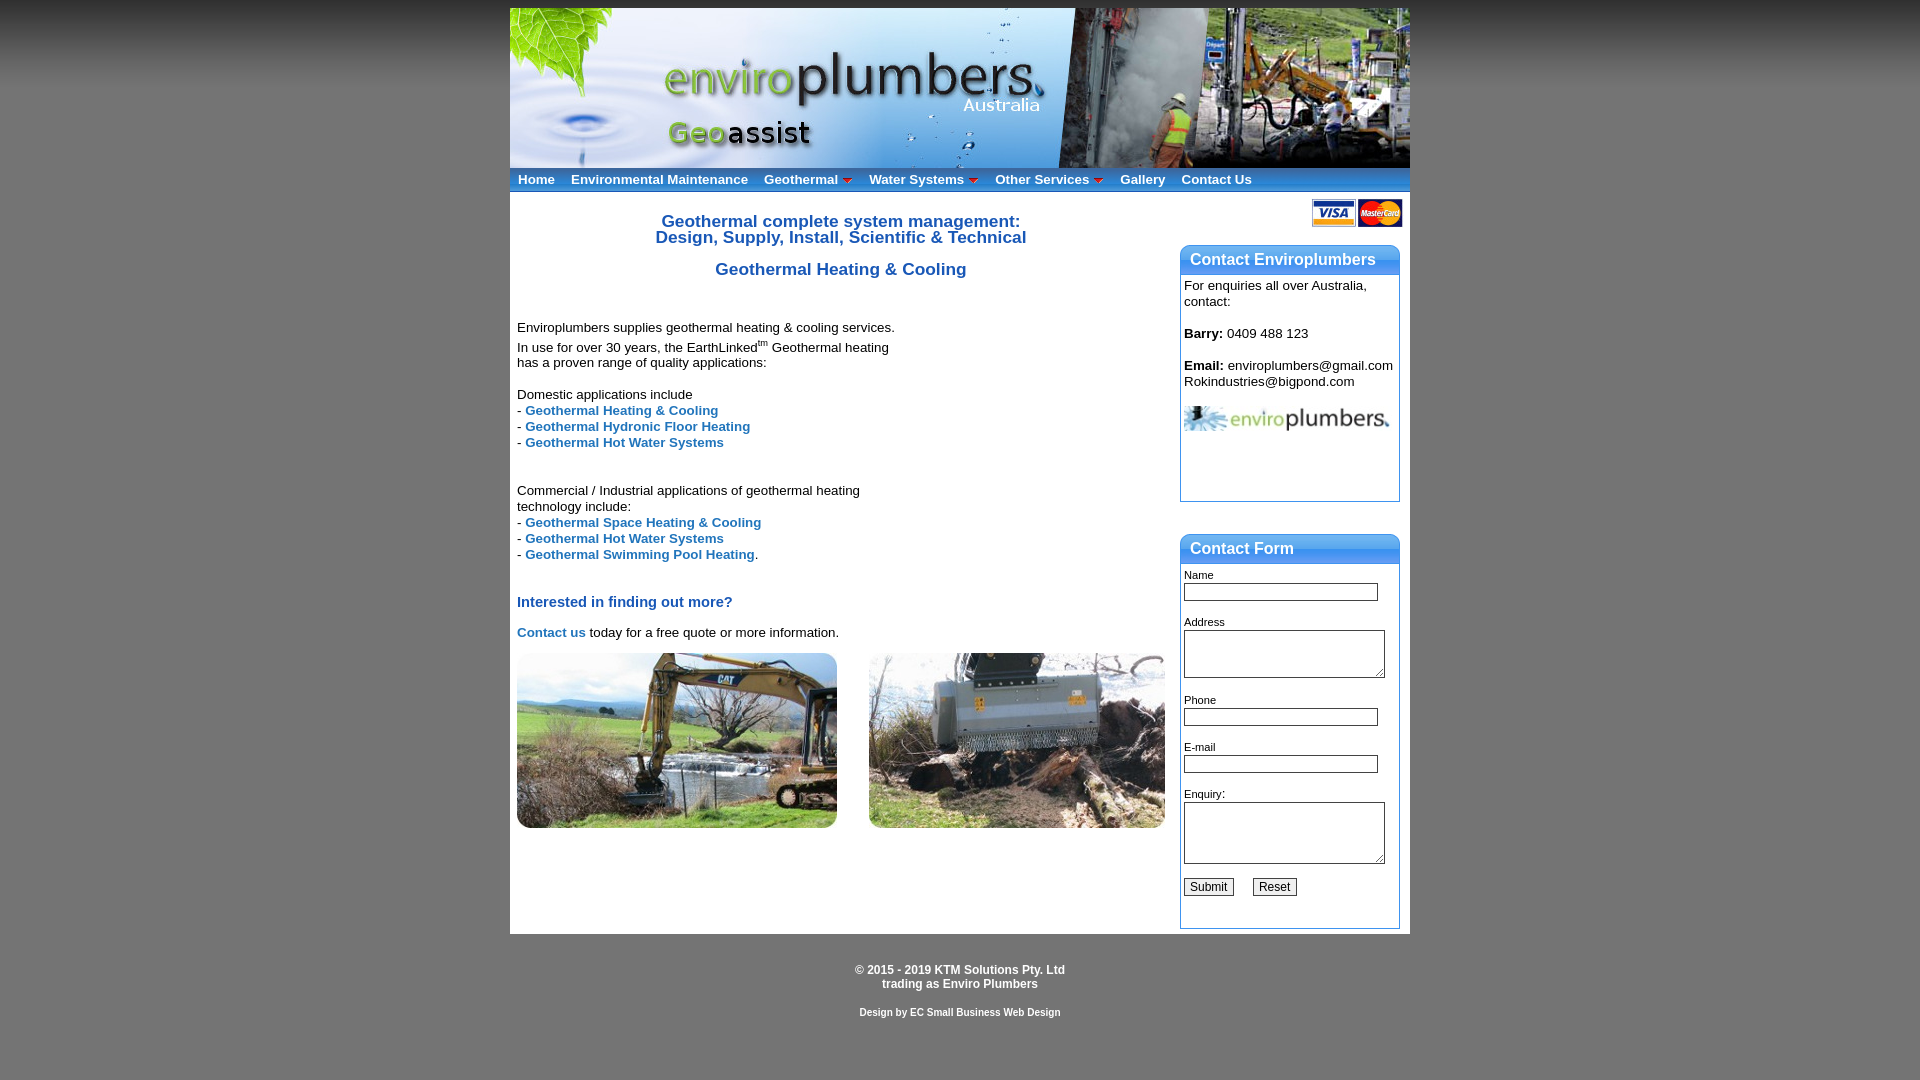  Describe the element at coordinates (517, 632) in the screenshot. I see `'Contact us'` at that location.